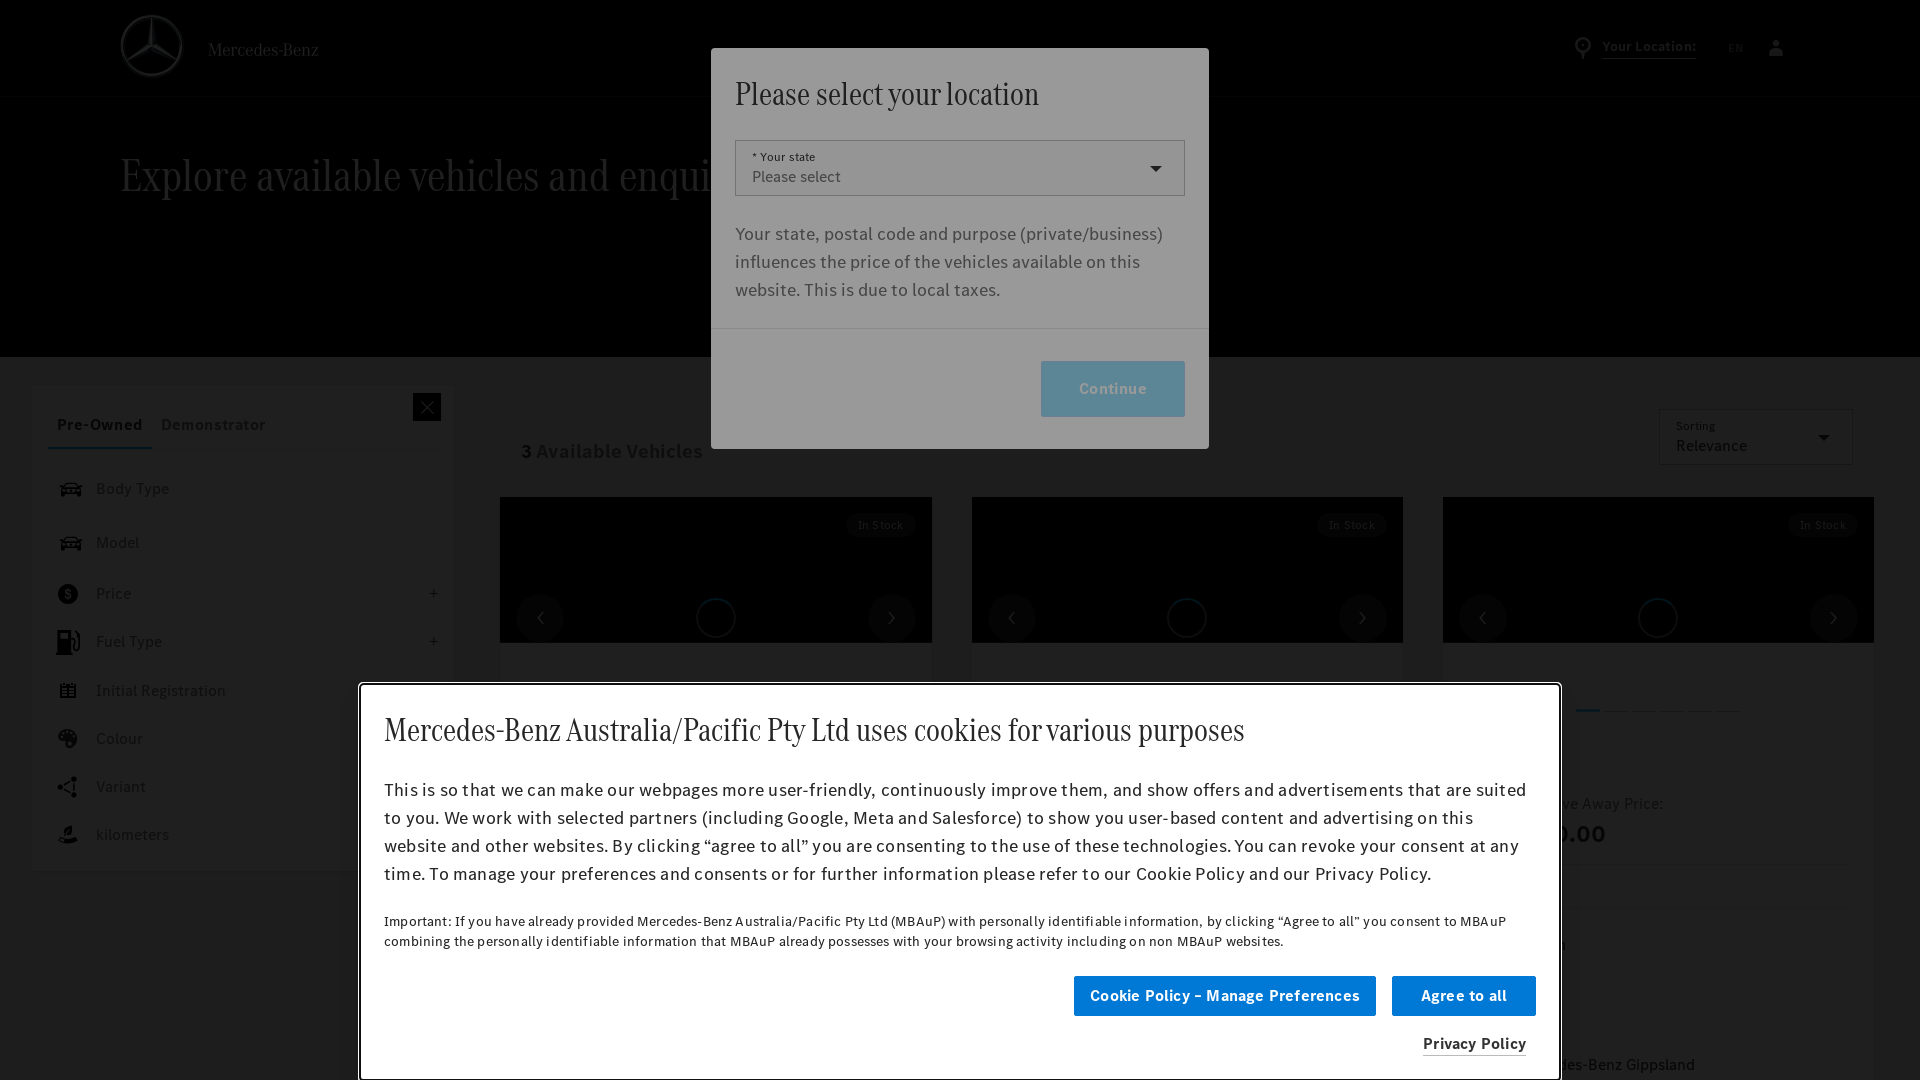  What do you see at coordinates (1040, 389) in the screenshot?
I see `'Continue'` at bounding box center [1040, 389].